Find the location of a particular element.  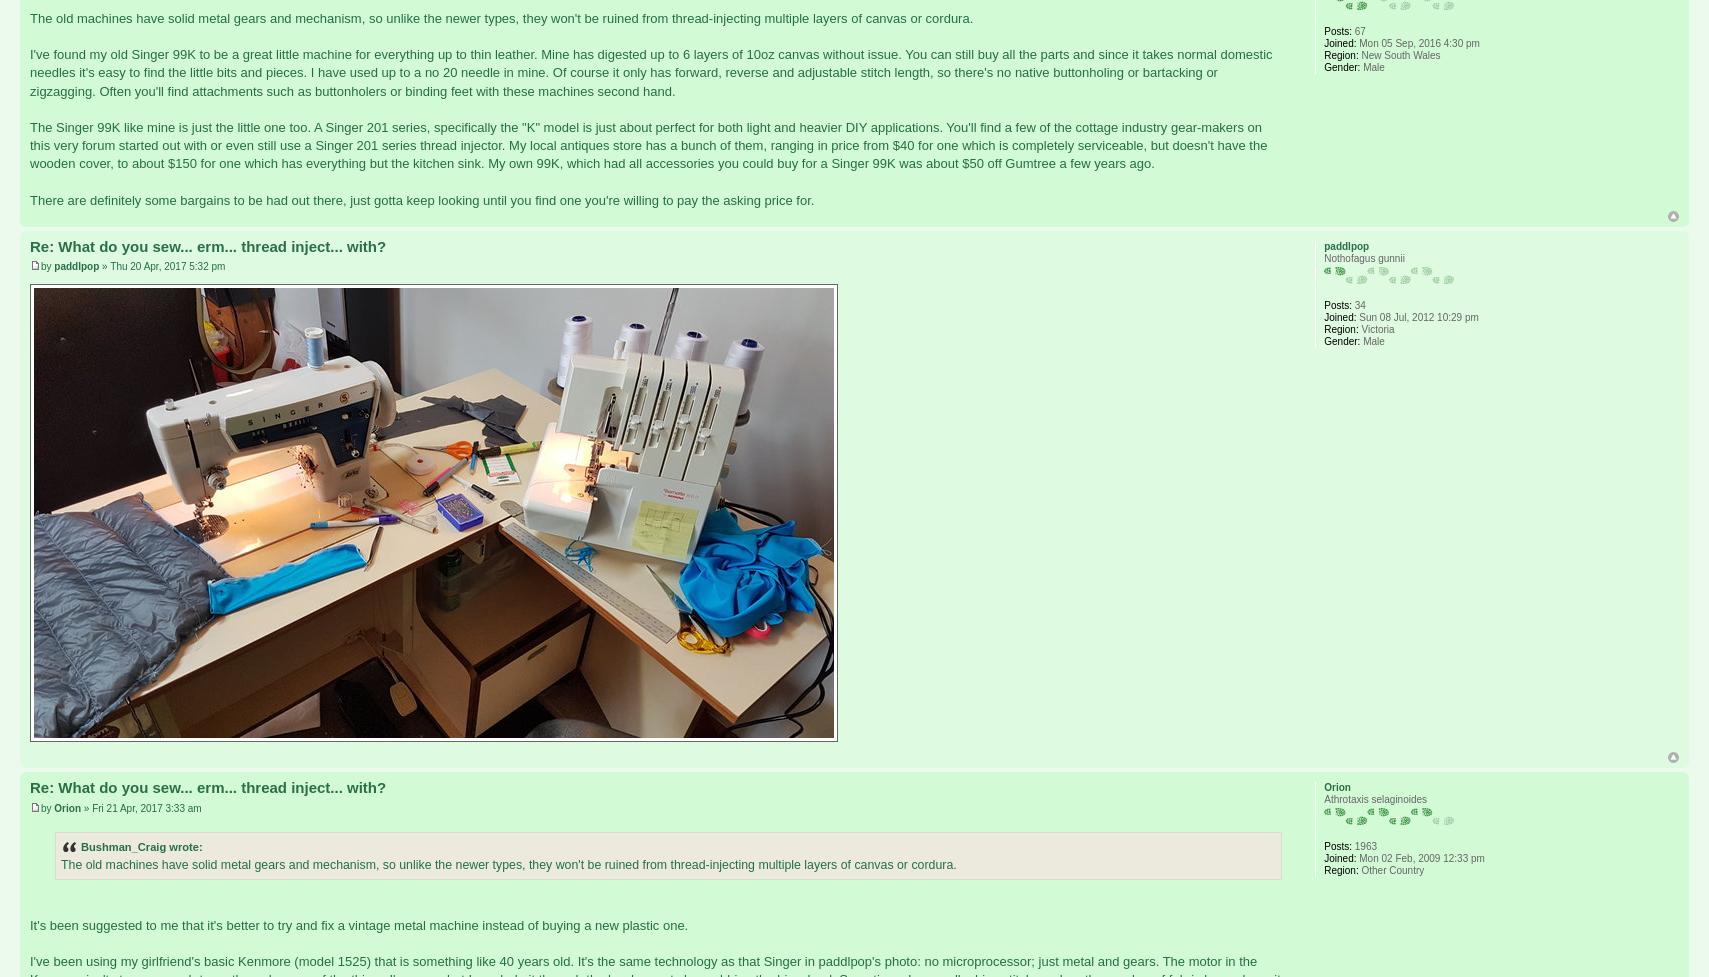

'Victoria' is located at coordinates (1357, 328).